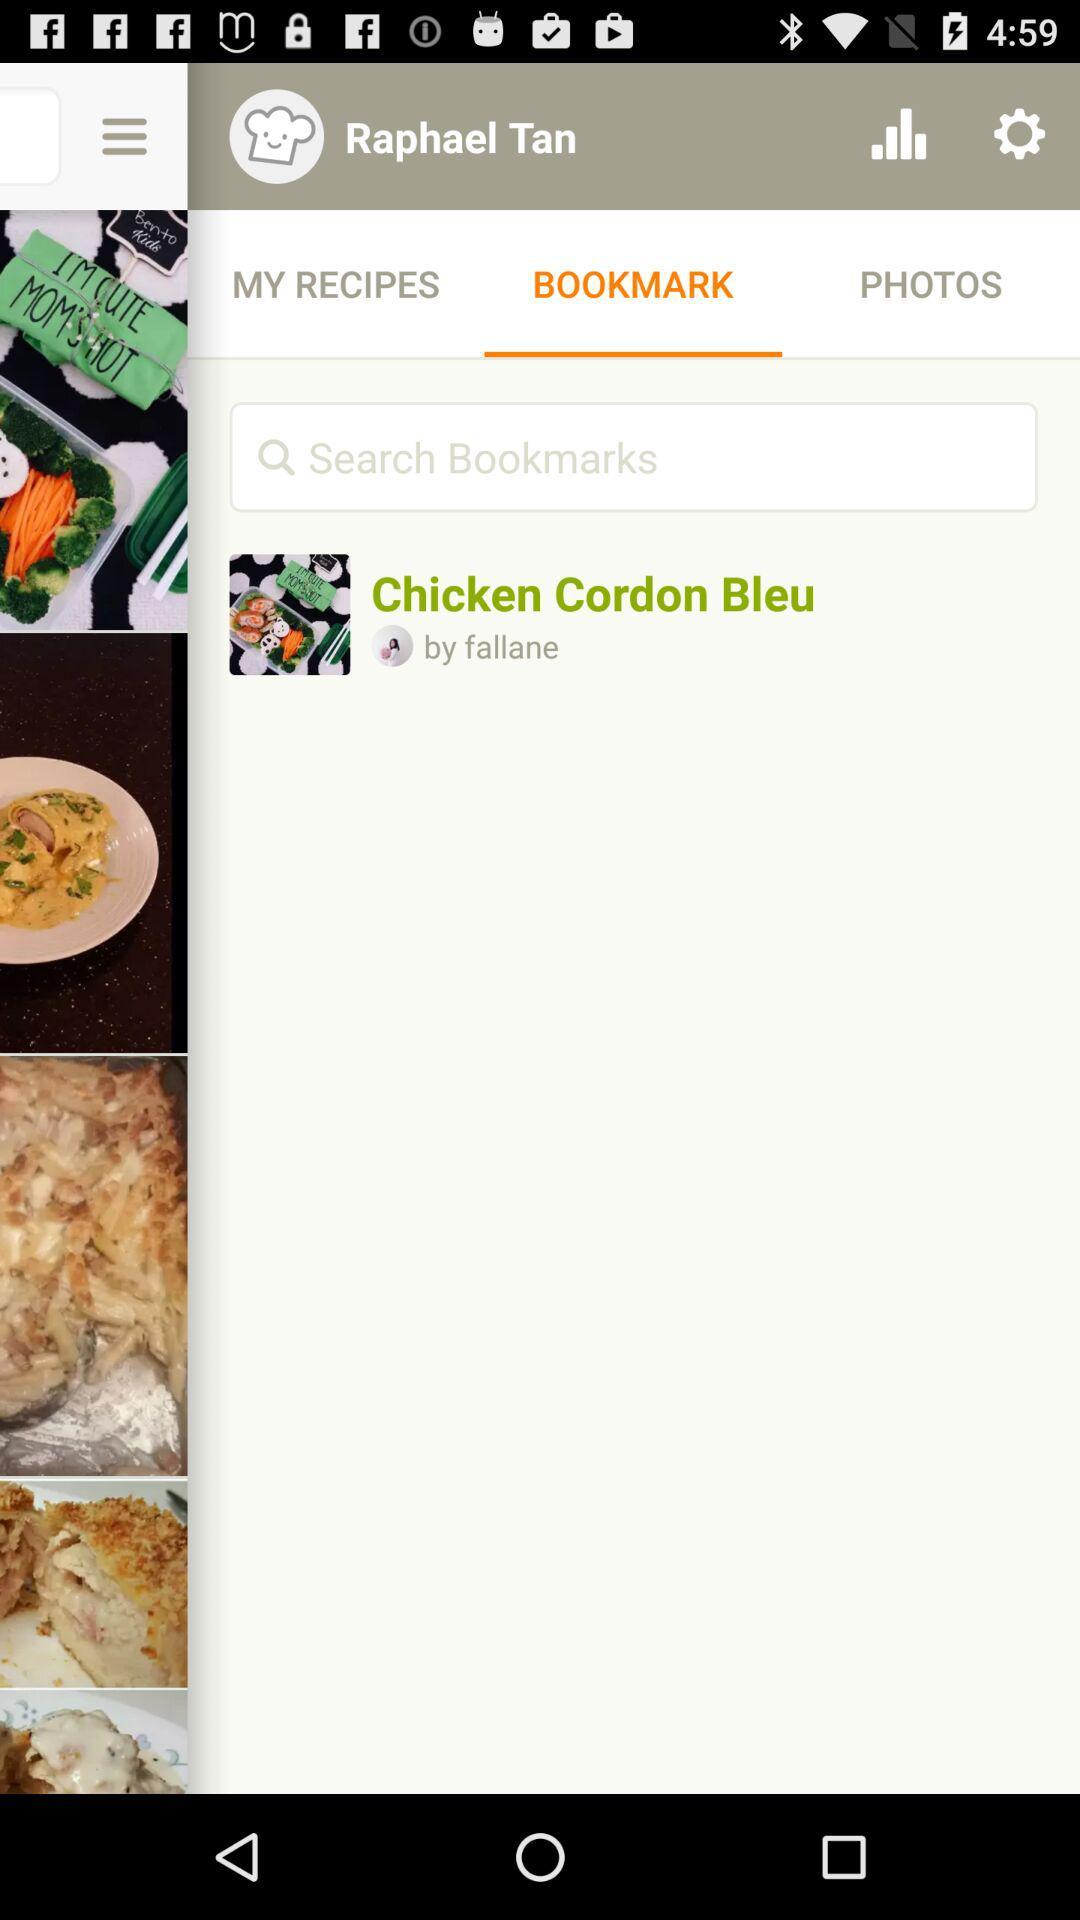 This screenshot has width=1080, height=1920. What do you see at coordinates (897, 135) in the screenshot?
I see `item next to the raphael tan` at bounding box center [897, 135].